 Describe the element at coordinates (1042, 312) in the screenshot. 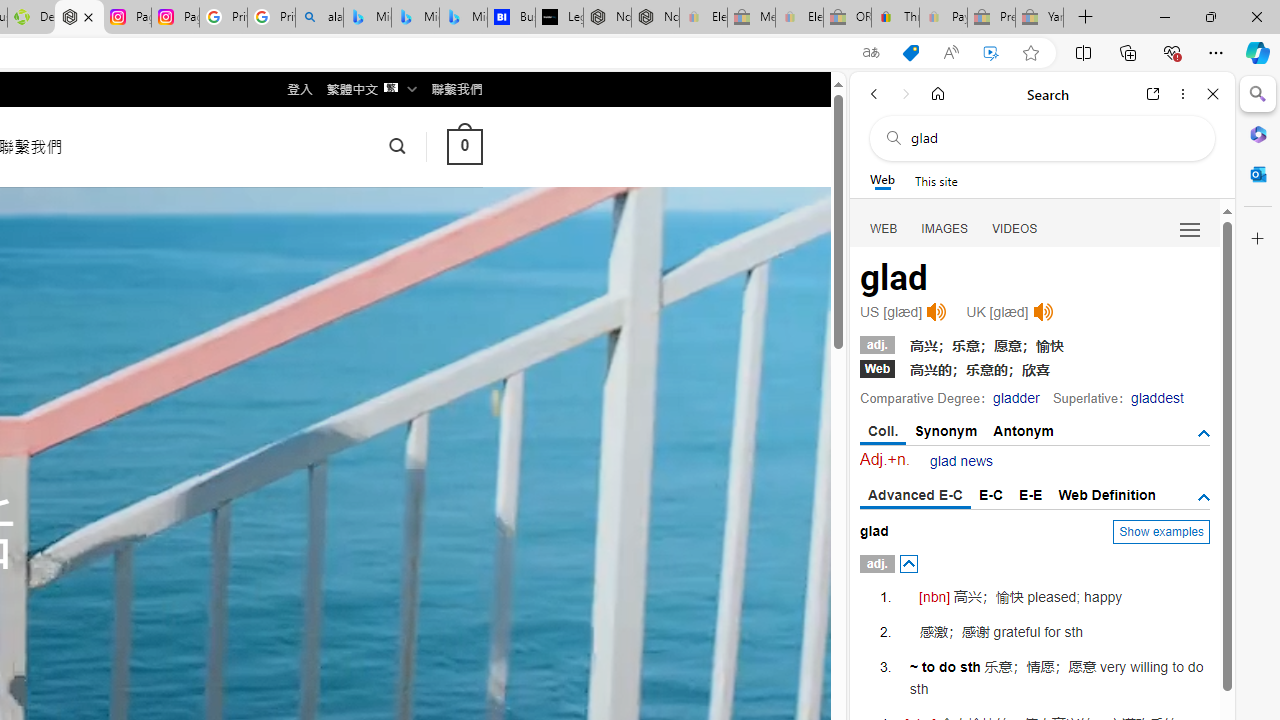

I see `'Click to listen'` at that location.